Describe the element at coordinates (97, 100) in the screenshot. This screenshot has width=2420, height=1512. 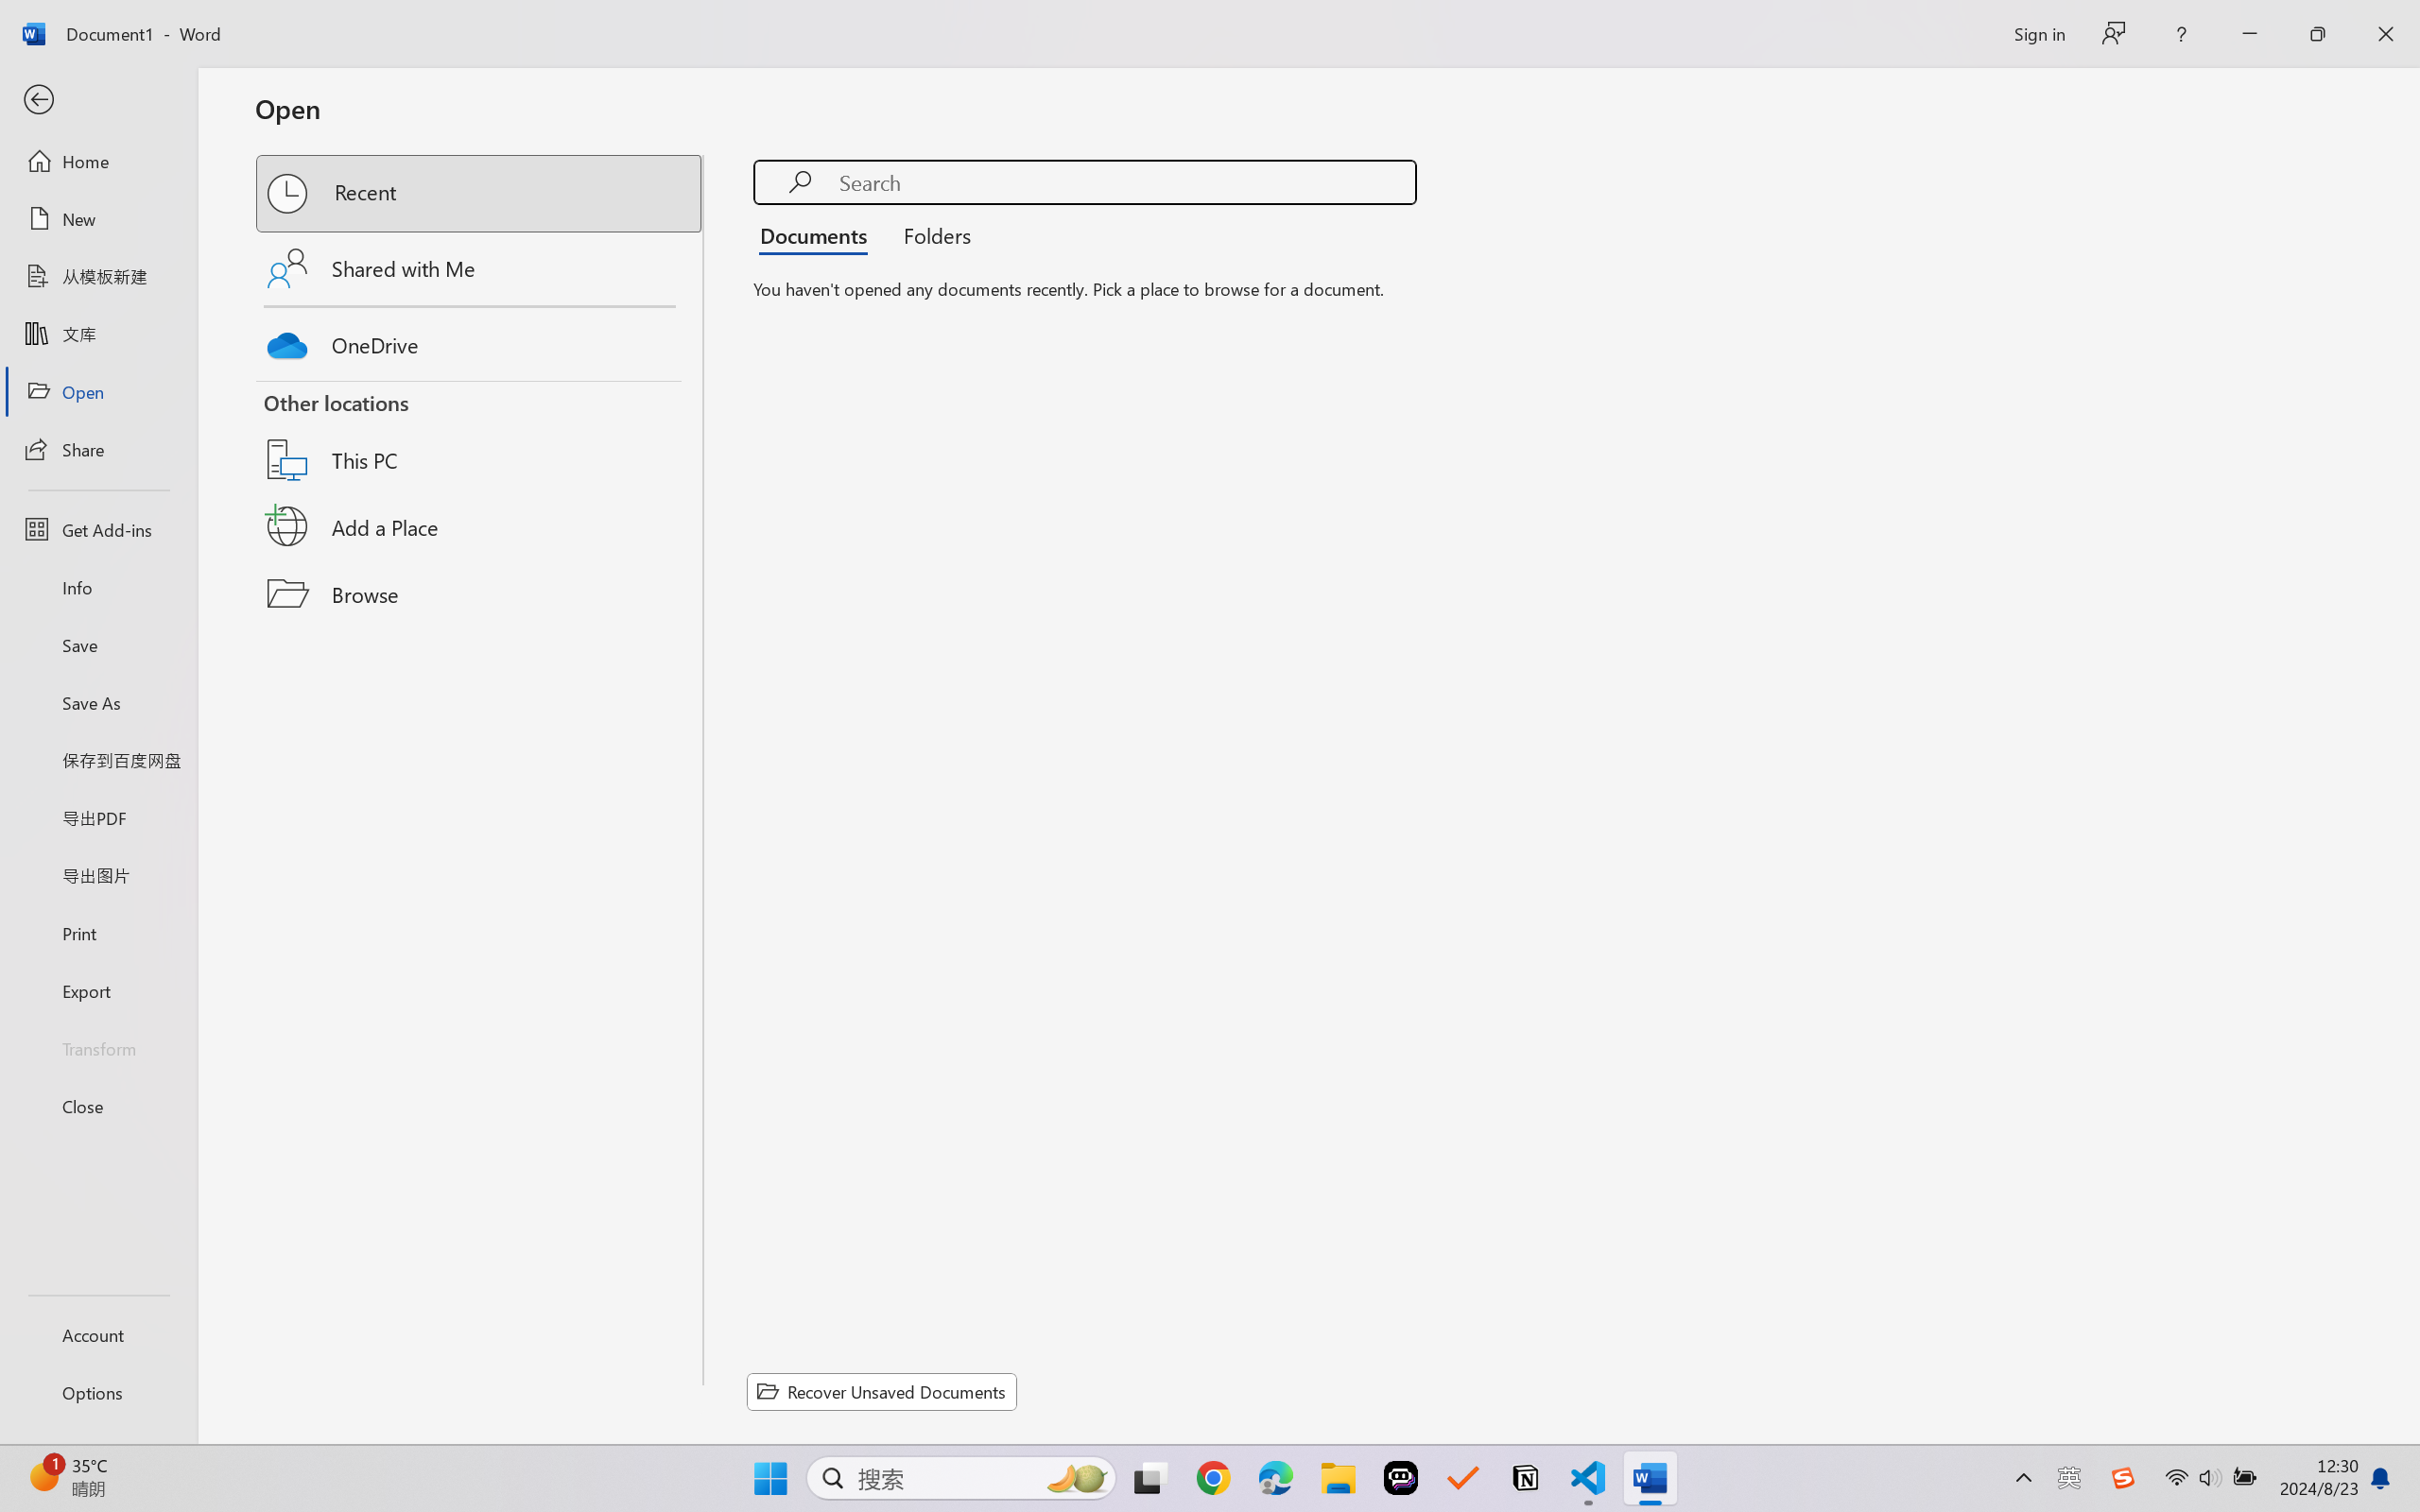
I see `'Back'` at that location.